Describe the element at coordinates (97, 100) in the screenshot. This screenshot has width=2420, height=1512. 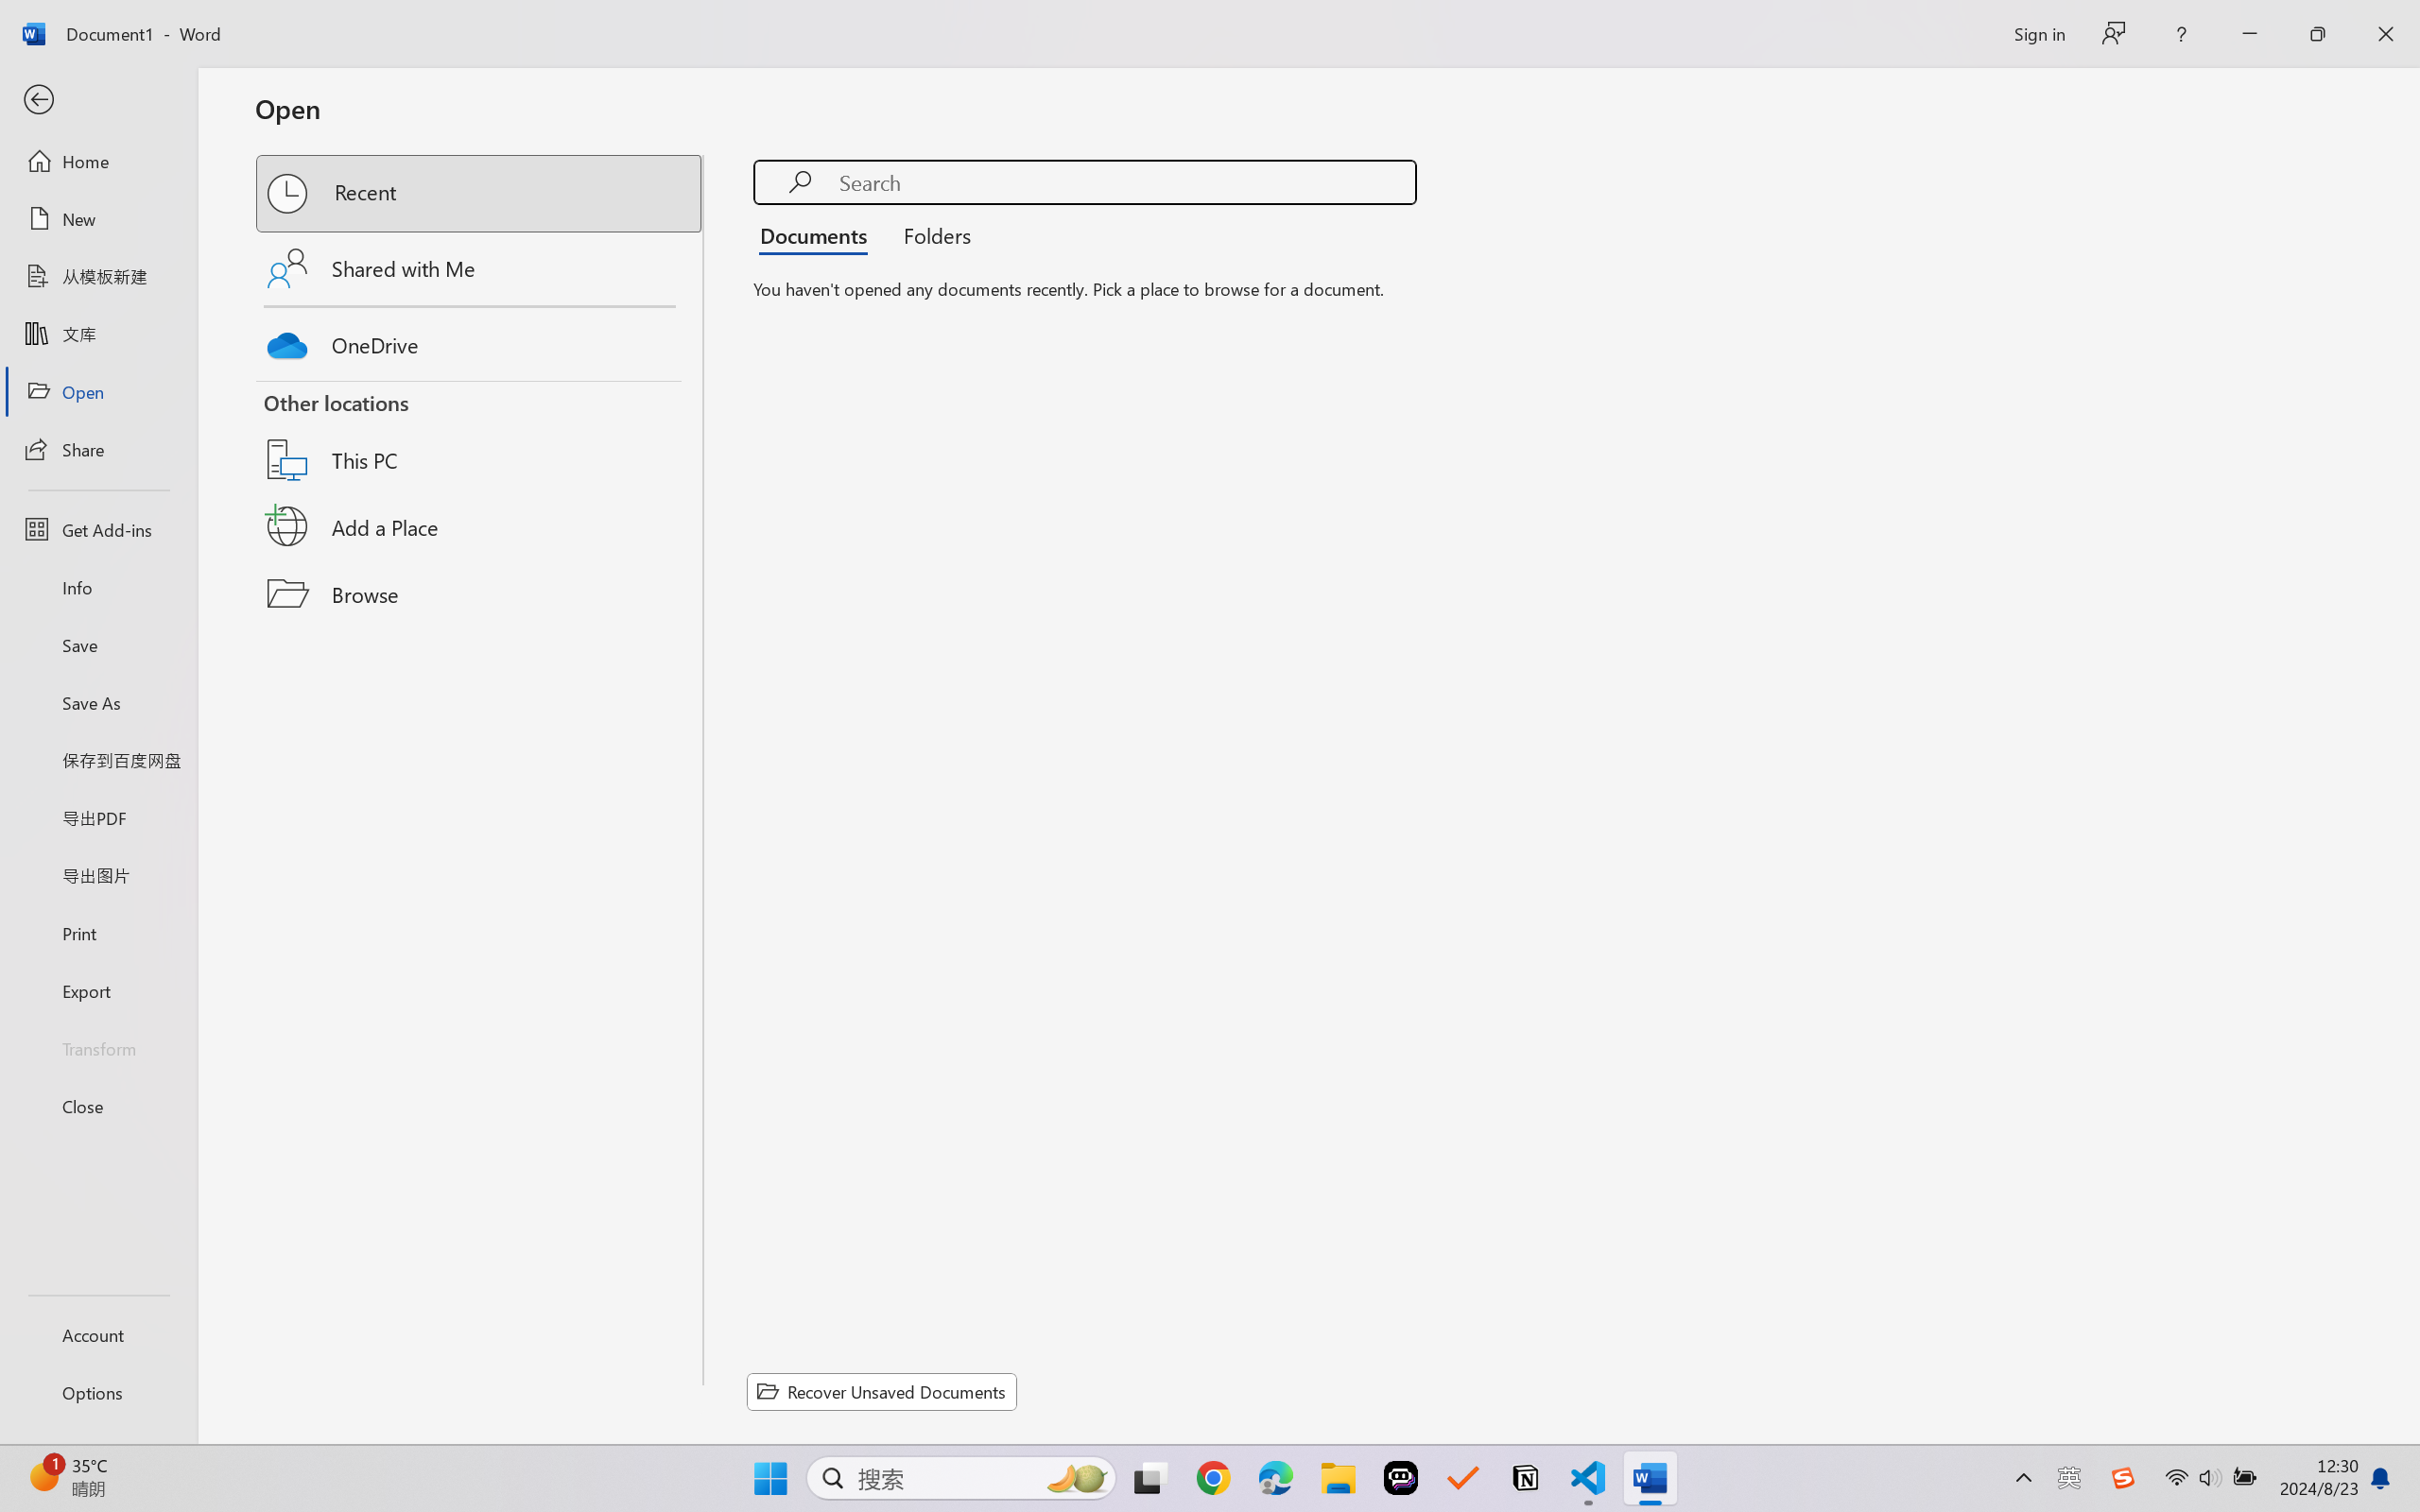
I see `'Back'` at that location.